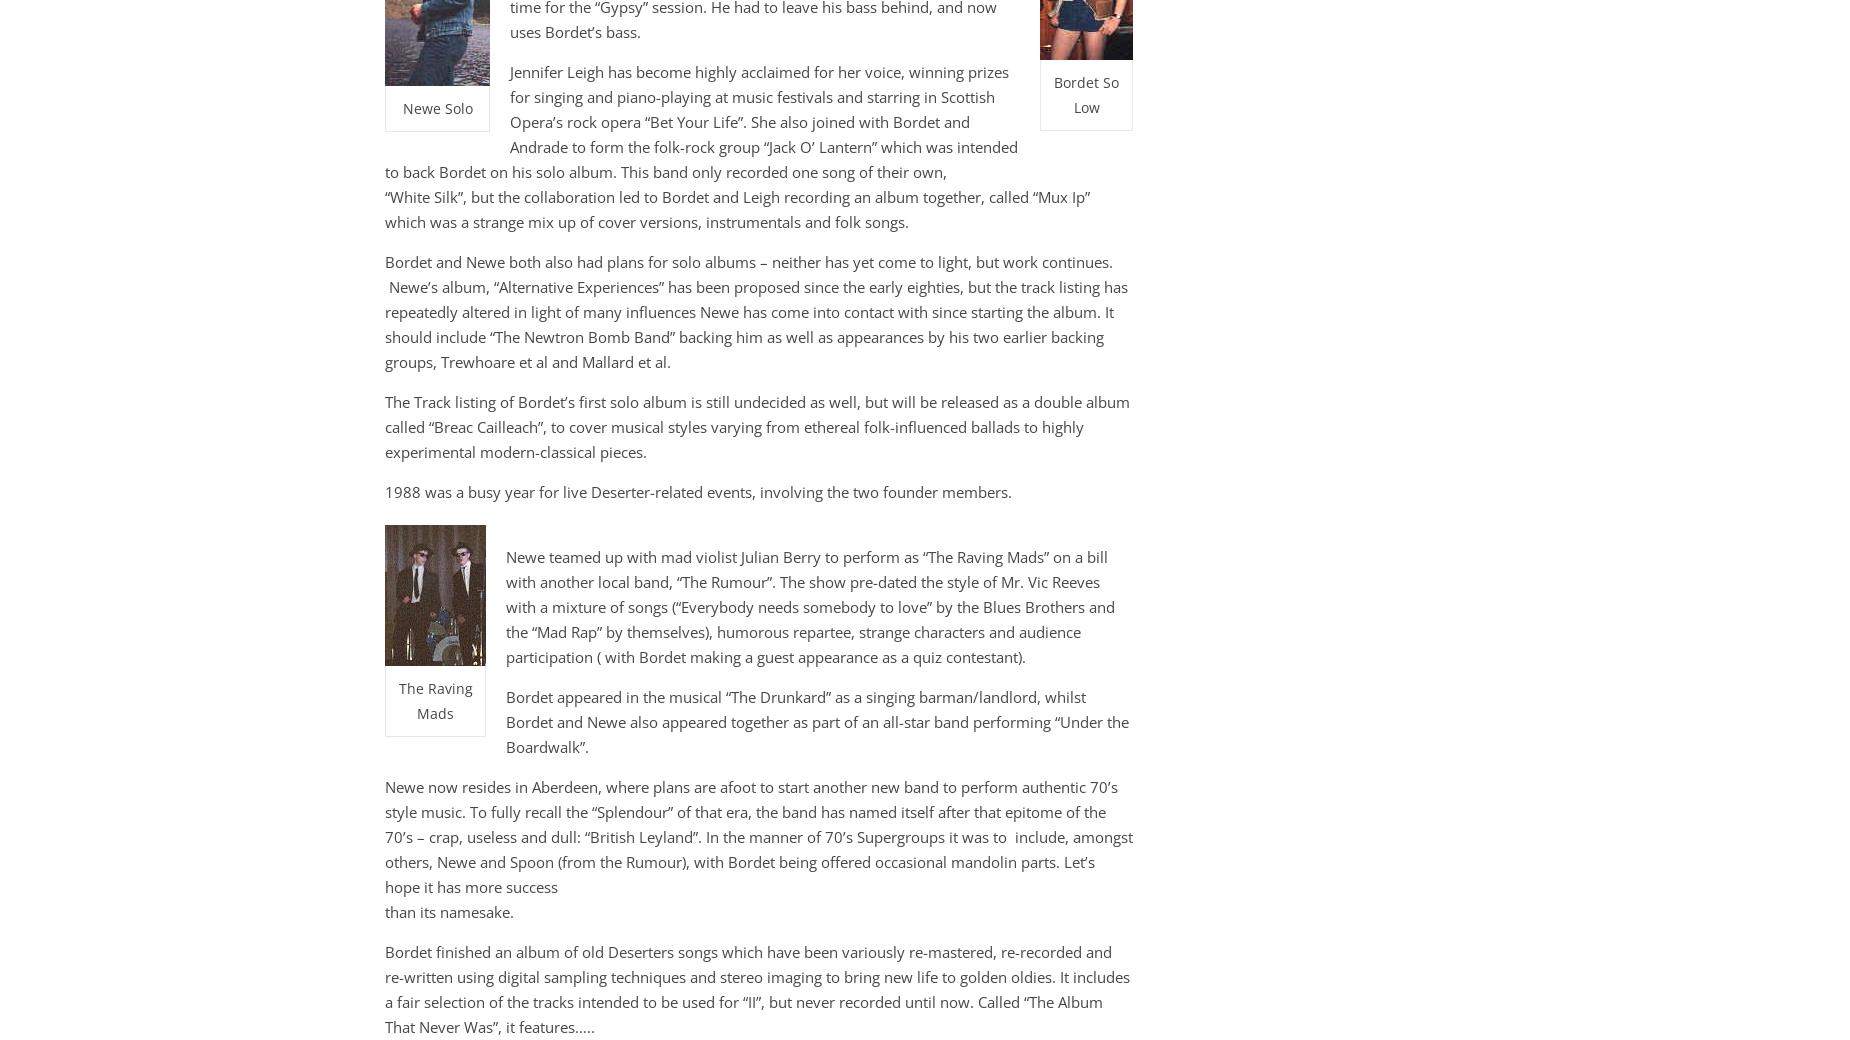 The width and height of the screenshot is (1850, 1040). What do you see at coordinates (448, 911) in the screenshot?
I see `'than its namesake.'` at bounding box center [448, 911].